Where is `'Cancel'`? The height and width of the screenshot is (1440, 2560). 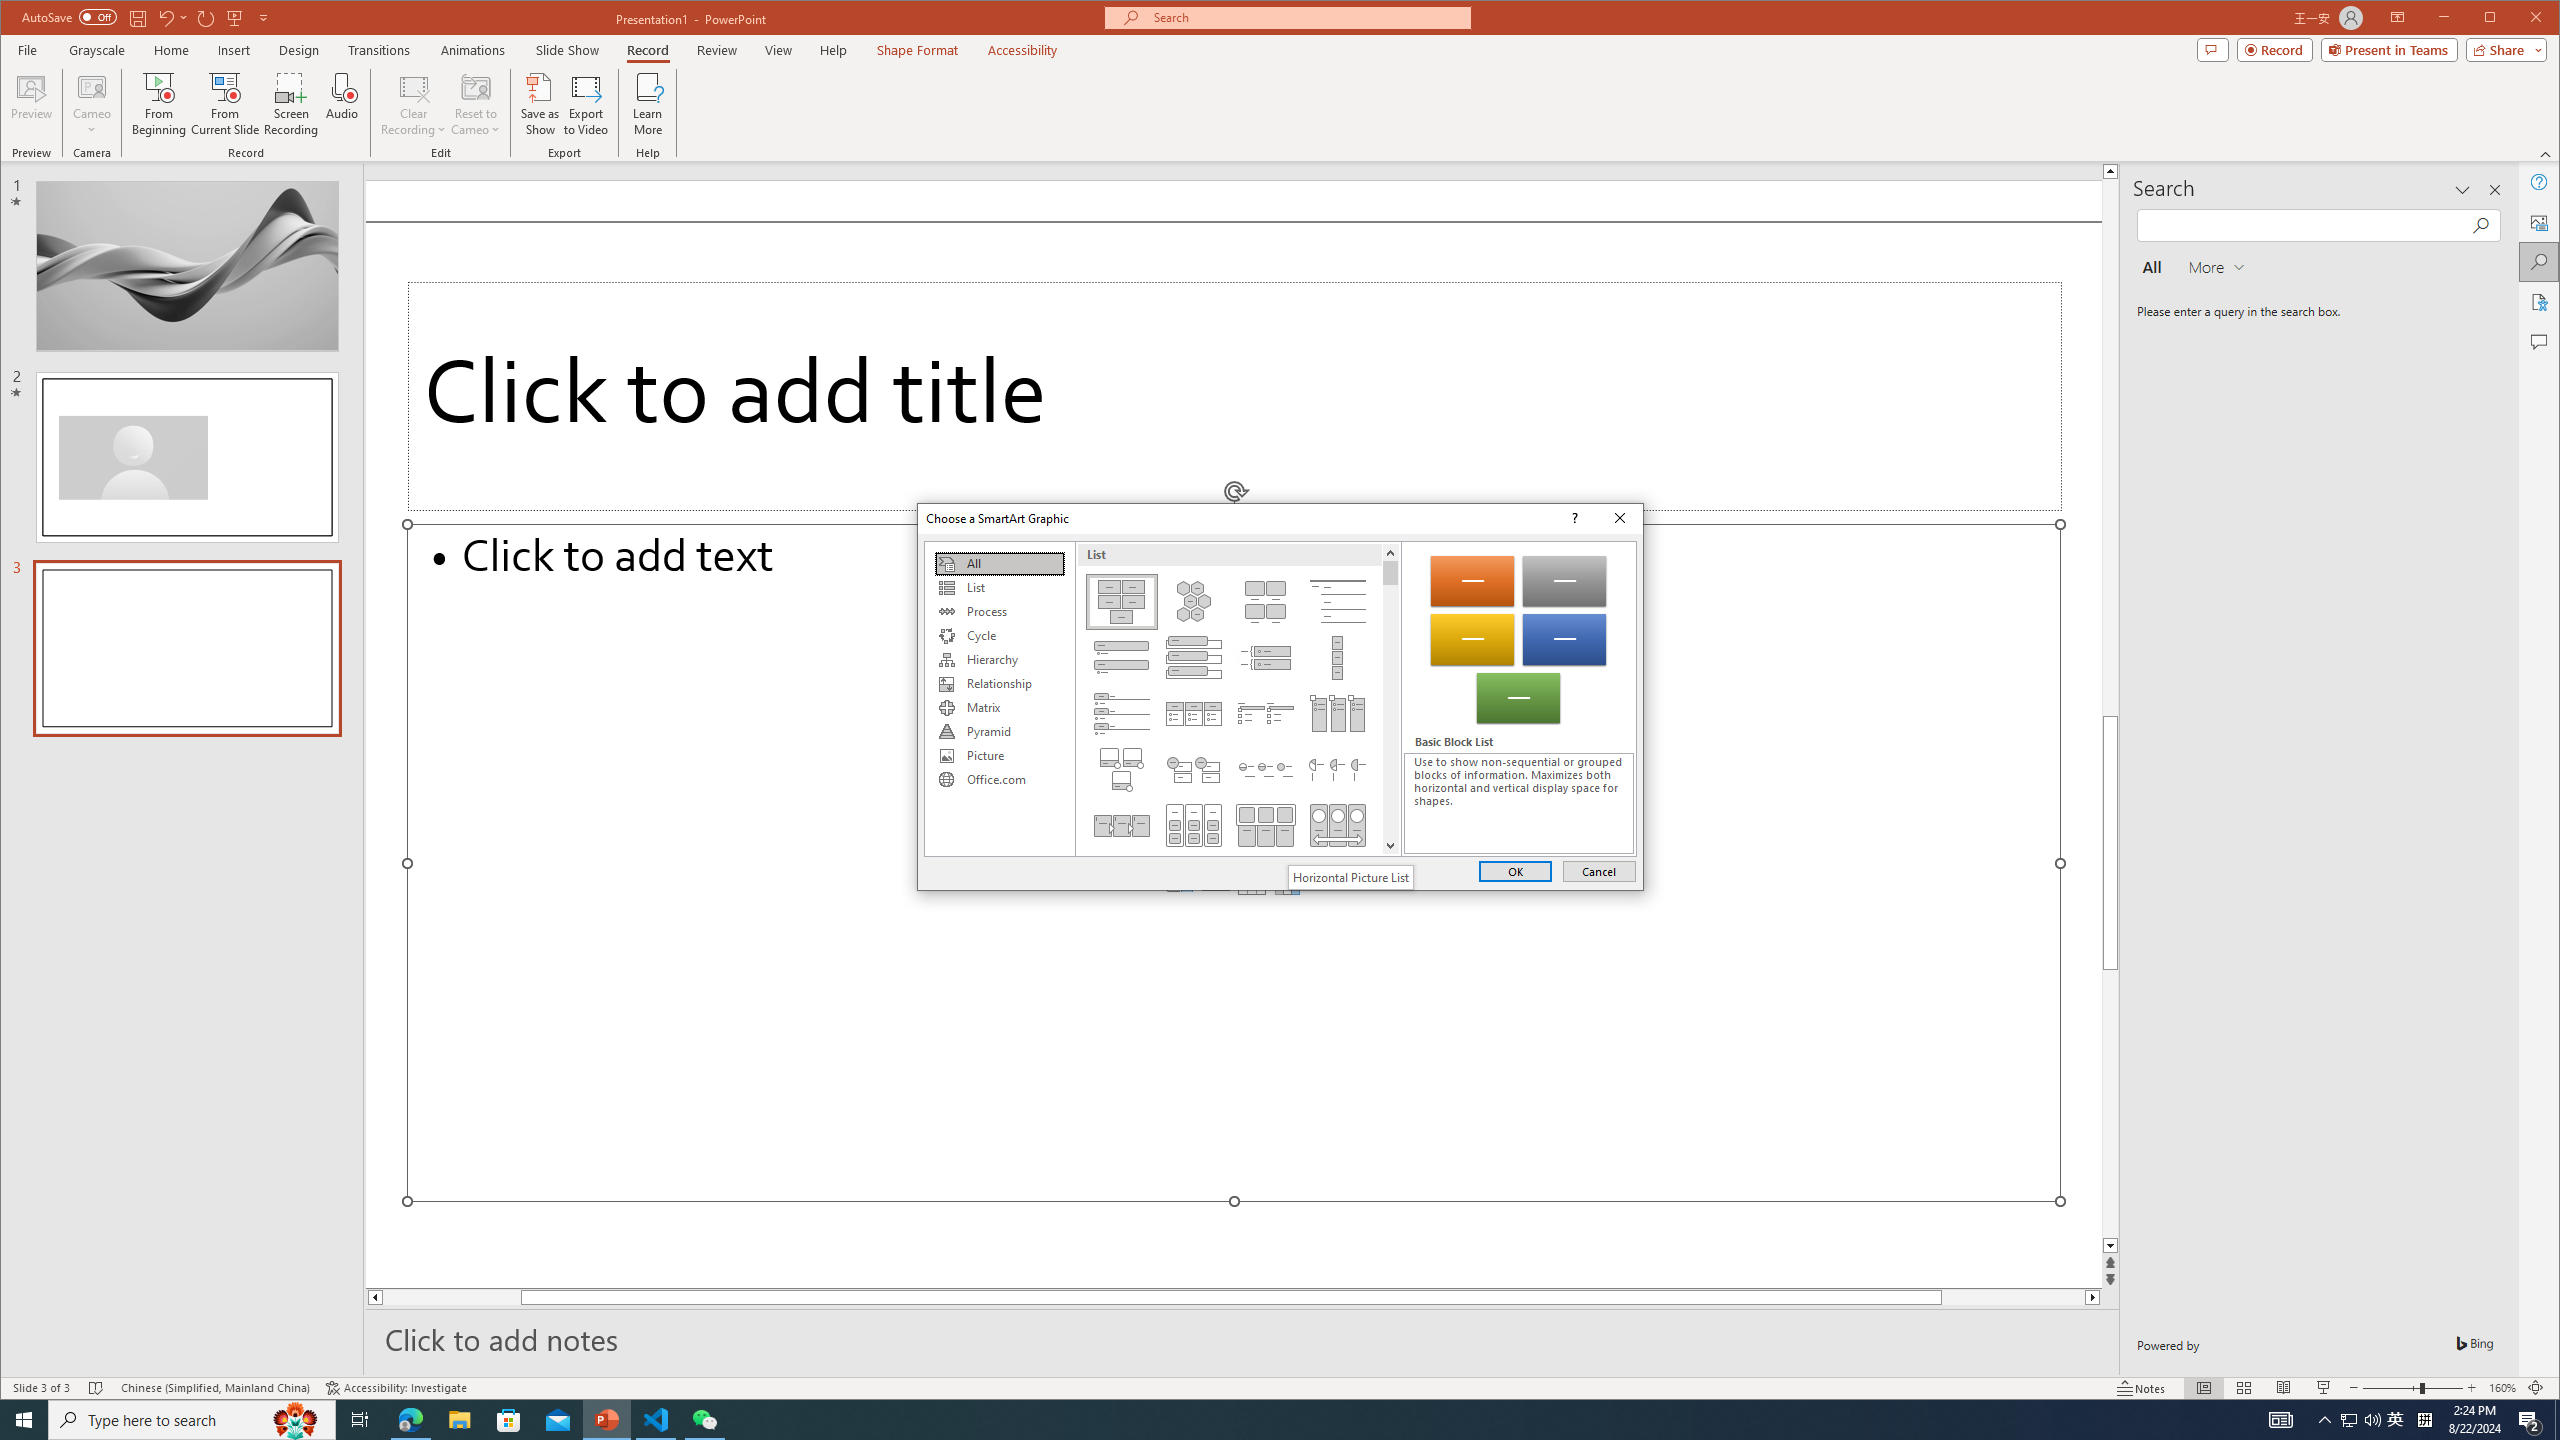
'Cancel' is located at coordinates (1597, 870).